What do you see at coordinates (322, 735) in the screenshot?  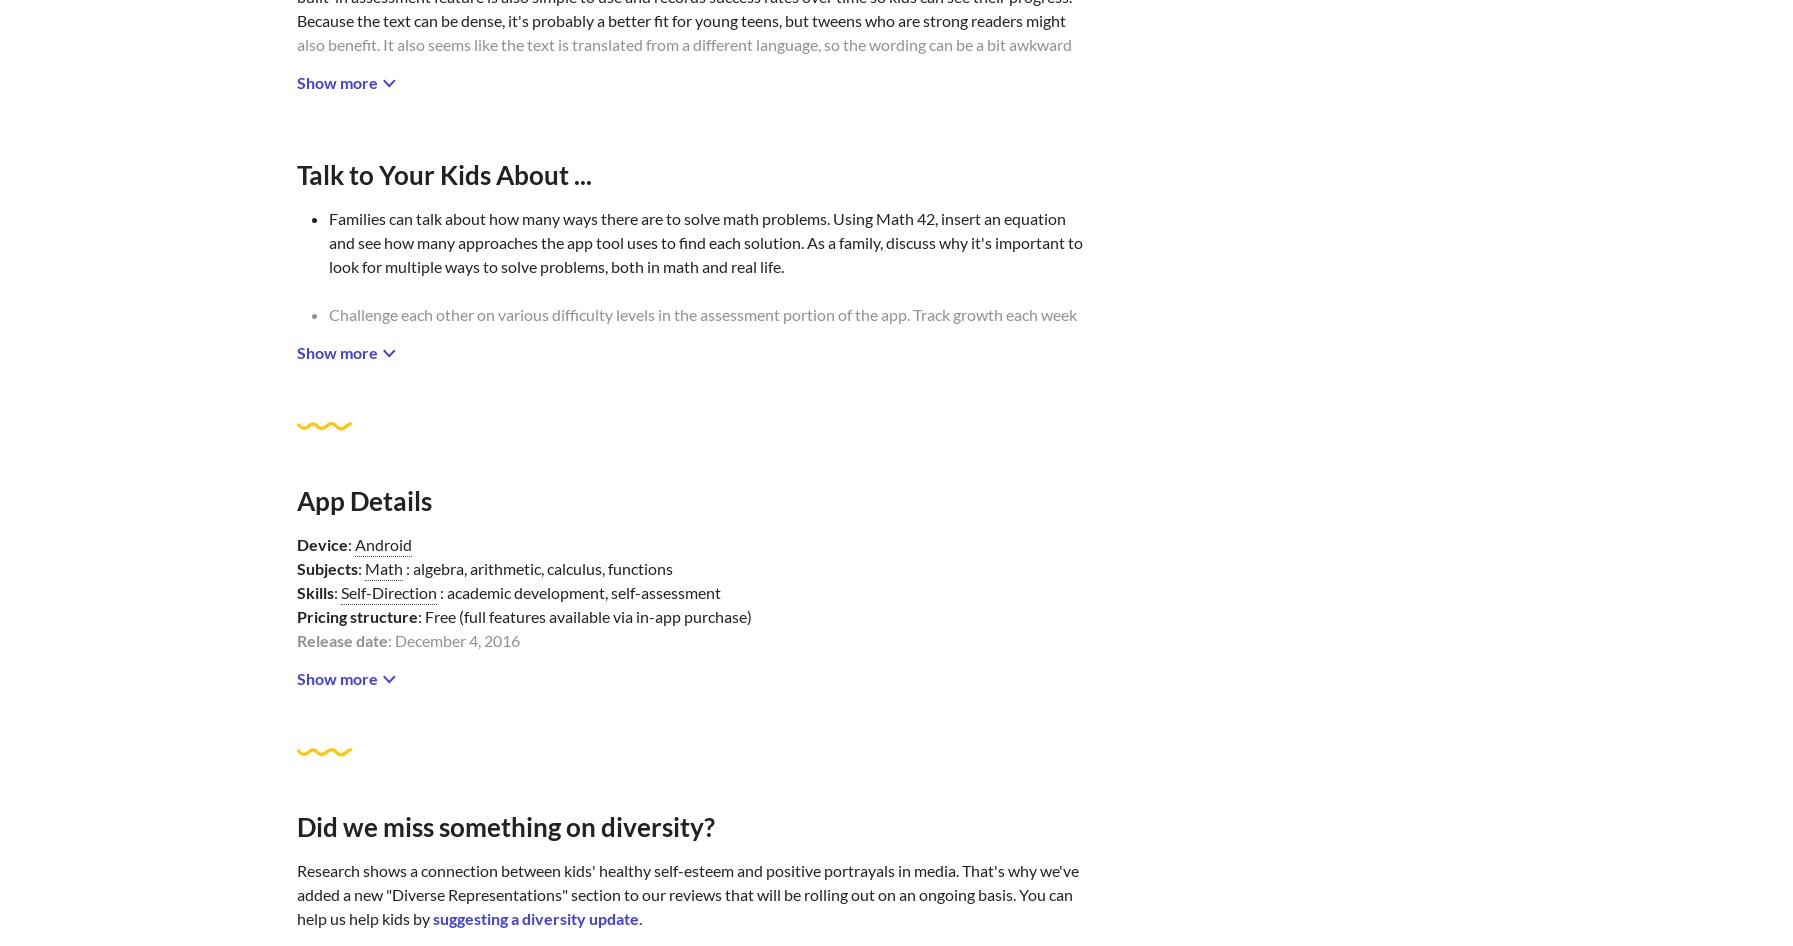 I see `'Version'` at bounding box center [322, 735].